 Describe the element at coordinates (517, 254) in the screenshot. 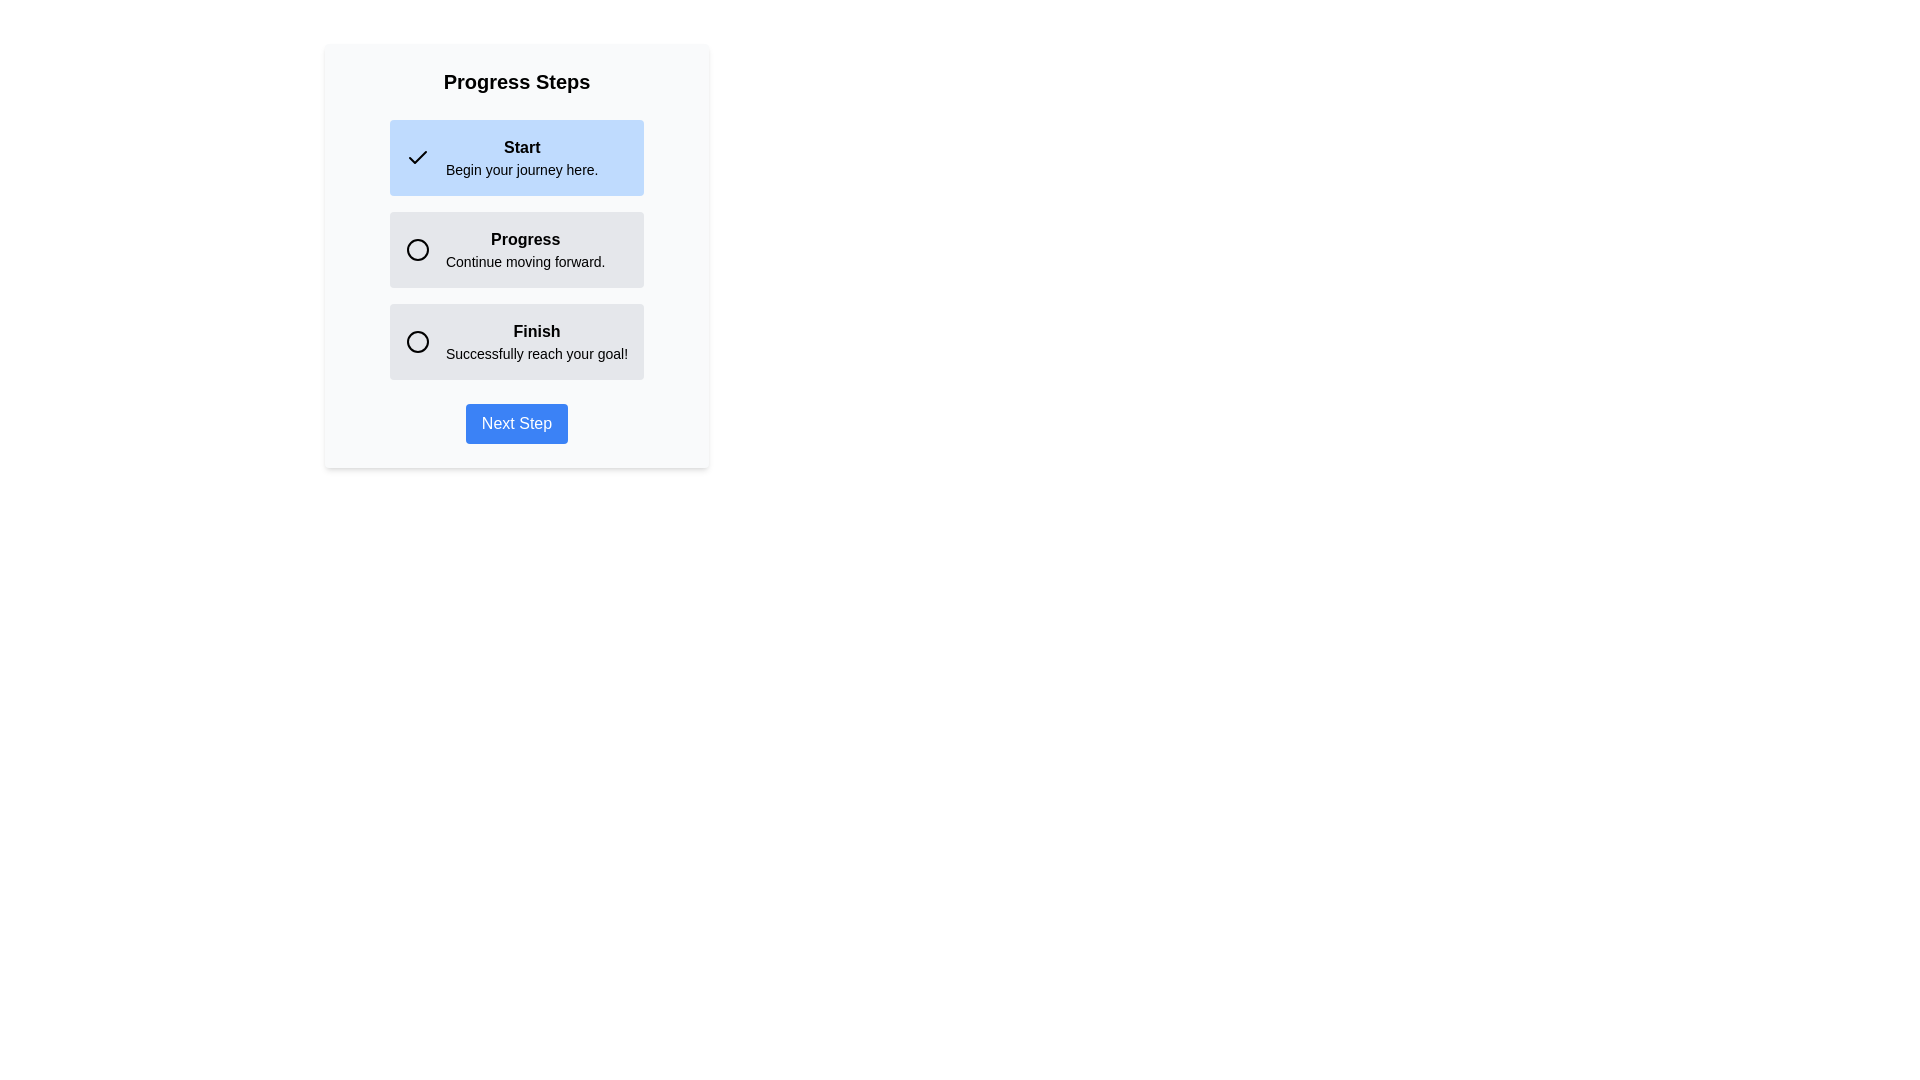

I see `the 'Next Step' button in the Progress tracker interface to proceed to the subsequent step, which is located centrally in the viewport after the title 'Progress Steps'` at that location.